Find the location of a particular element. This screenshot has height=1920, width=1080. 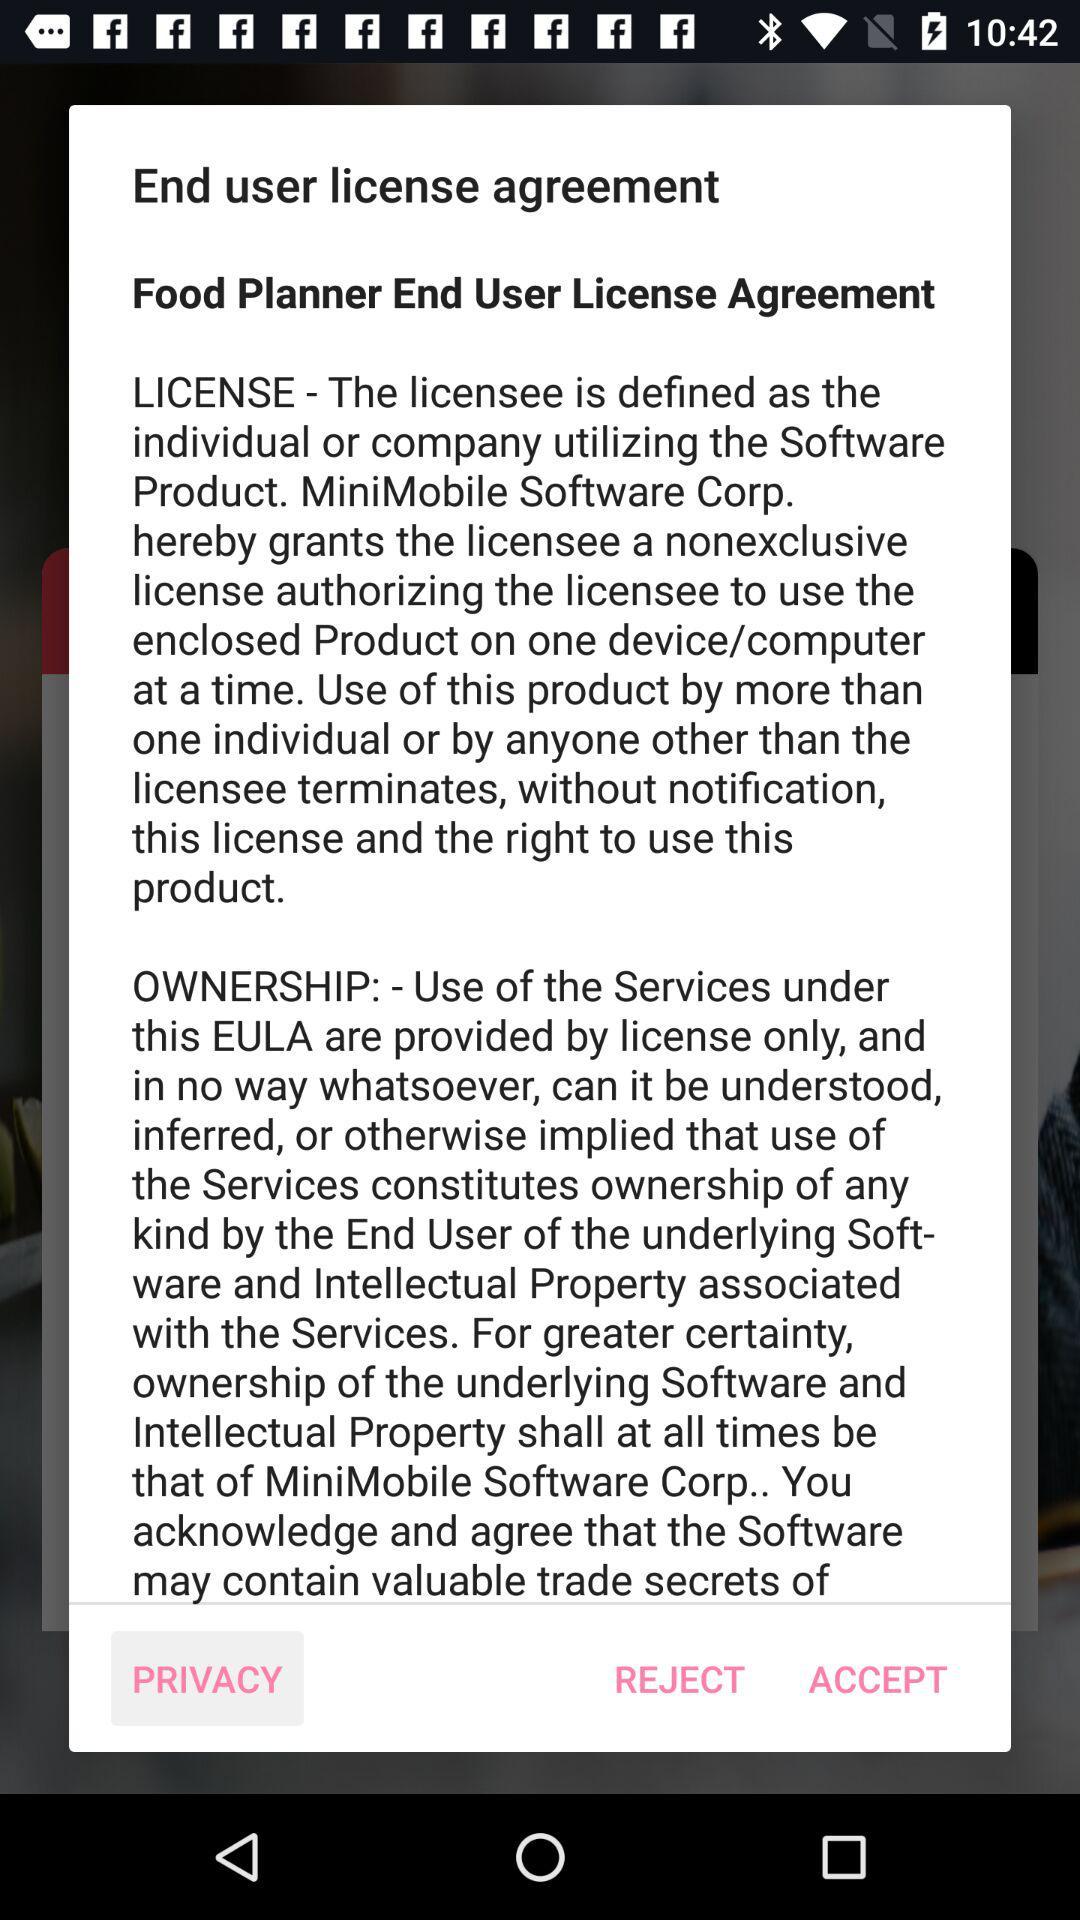

icon below food planner end item is located at coordinates (877, 1678).